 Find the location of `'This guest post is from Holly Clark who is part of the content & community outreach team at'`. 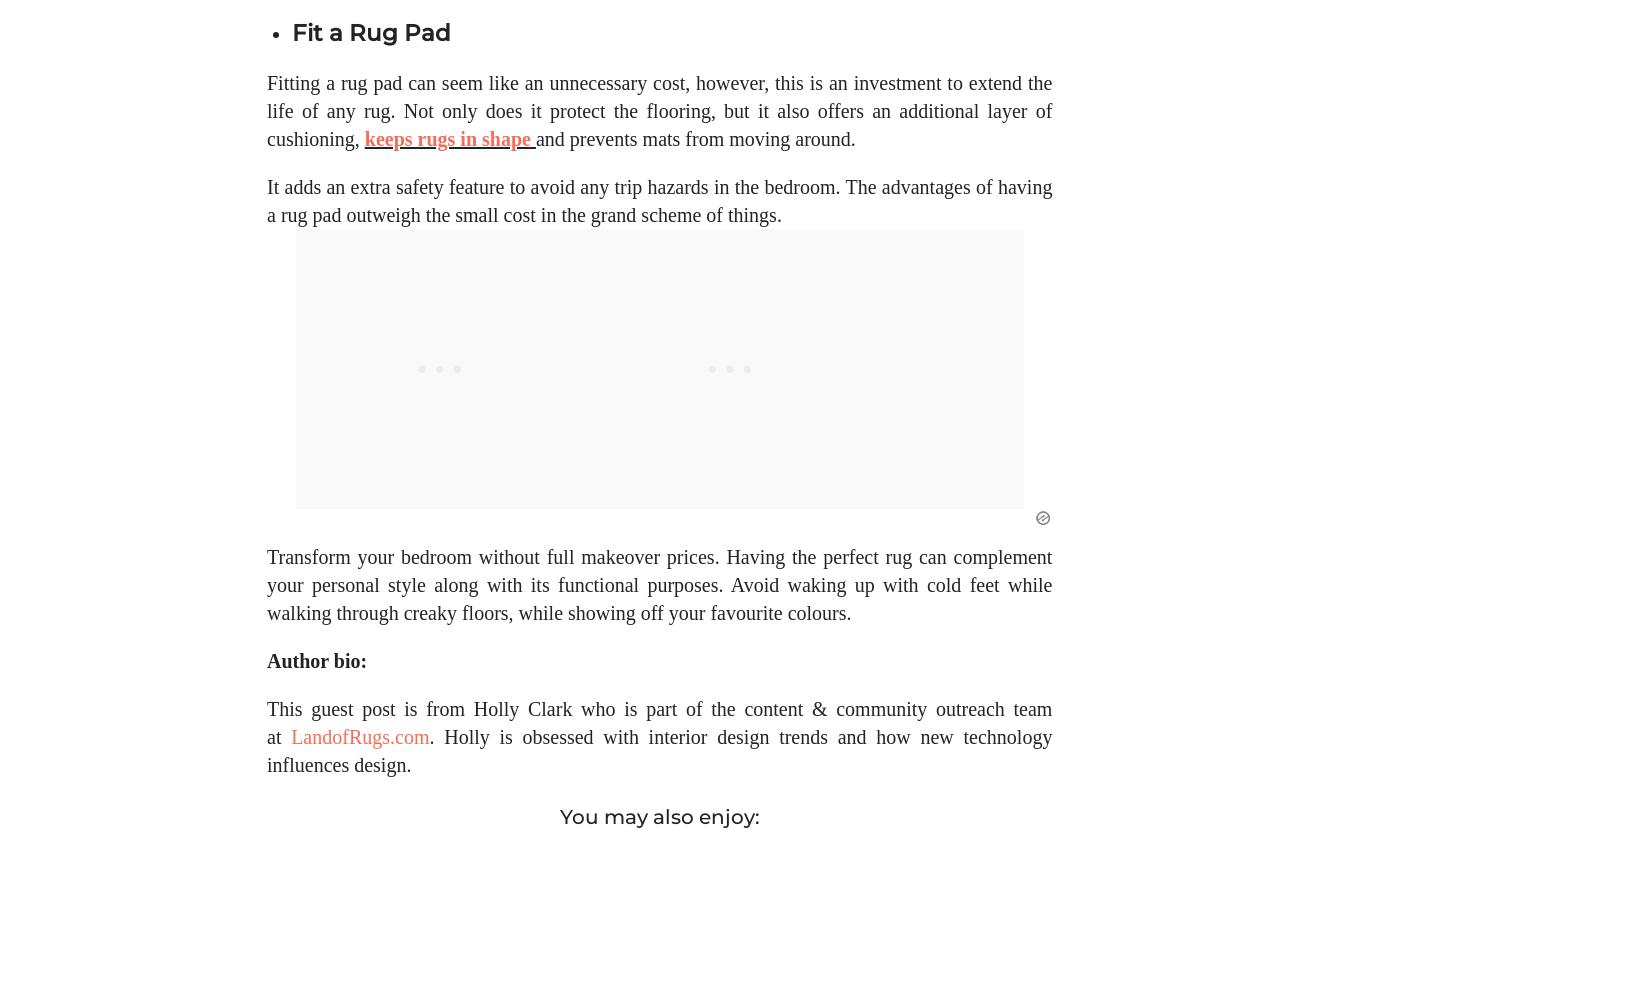

'This guest post is from Holly Clark who is part of the content & community outreach team at' is located at coordinates (658, 741).